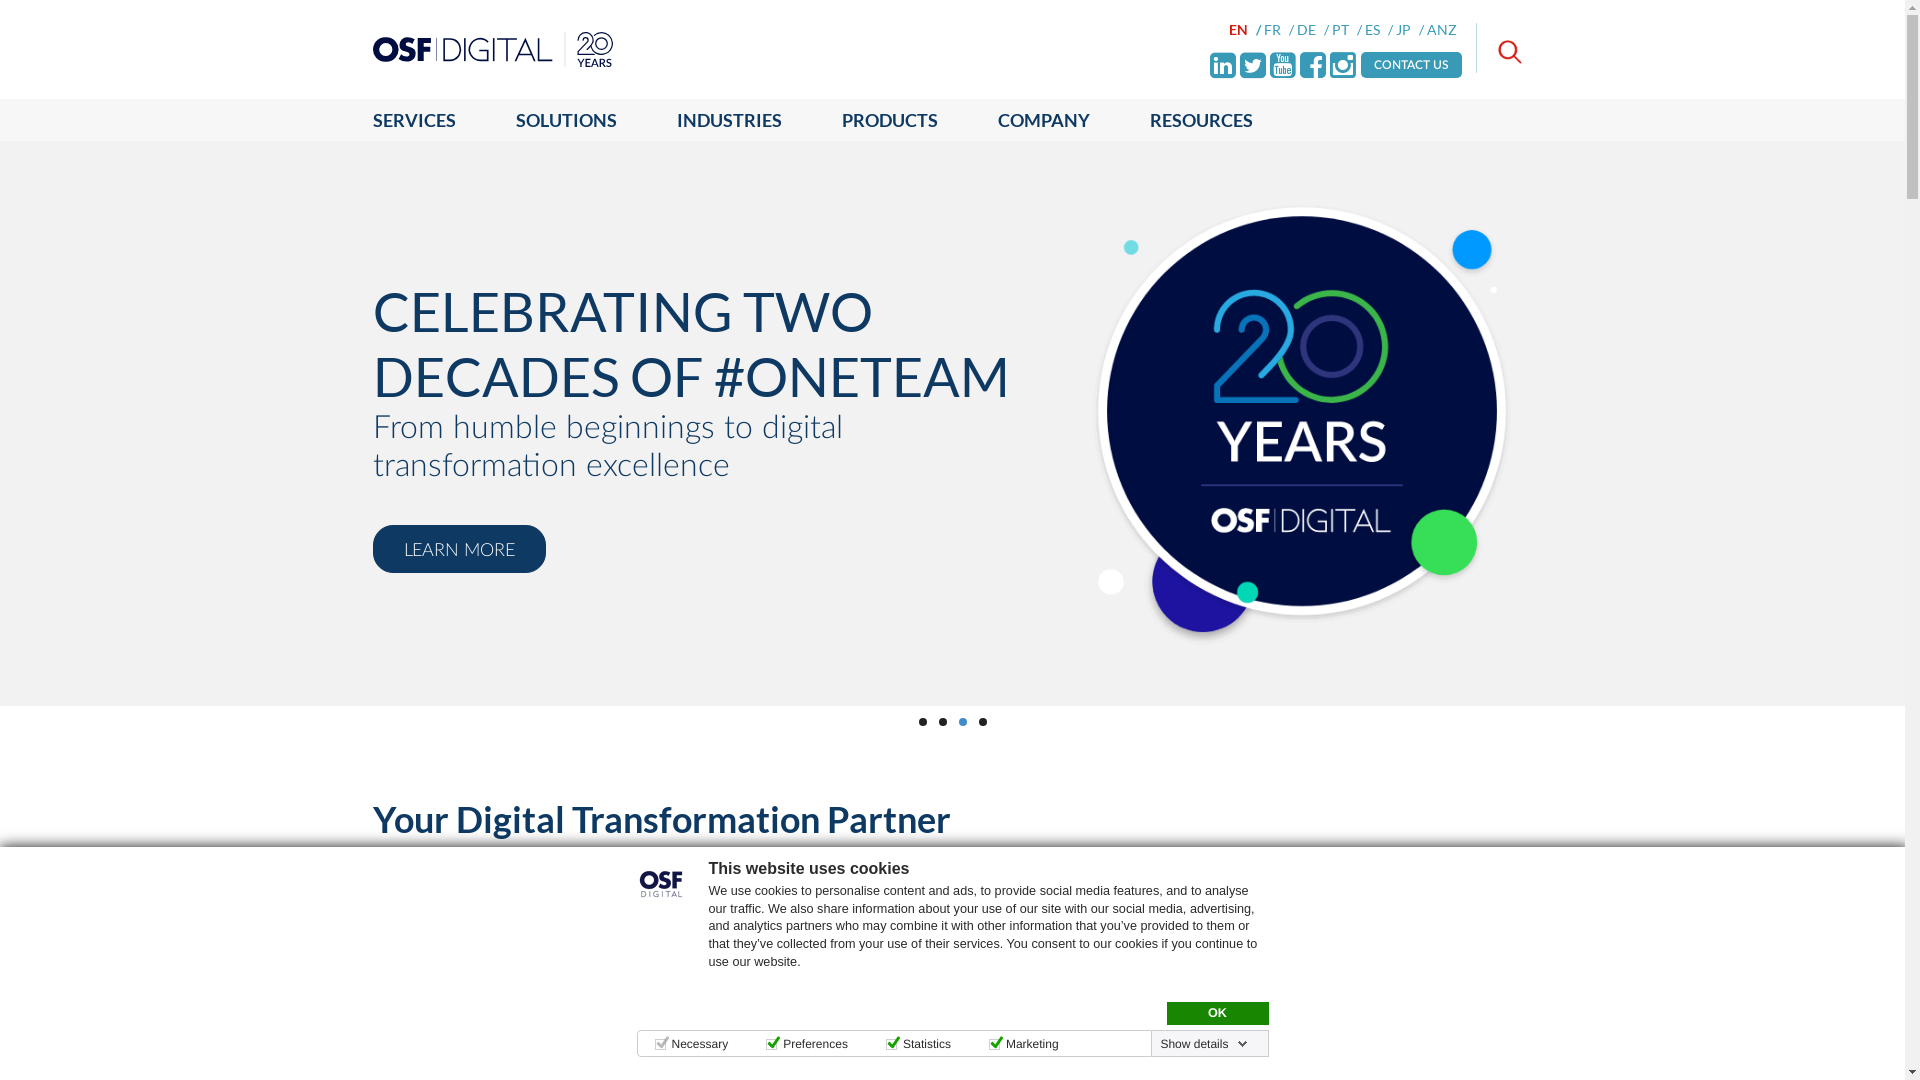  Describe the element at coordinates (968, 119) in the screenshot. I see `'COMPANY'` at that location.